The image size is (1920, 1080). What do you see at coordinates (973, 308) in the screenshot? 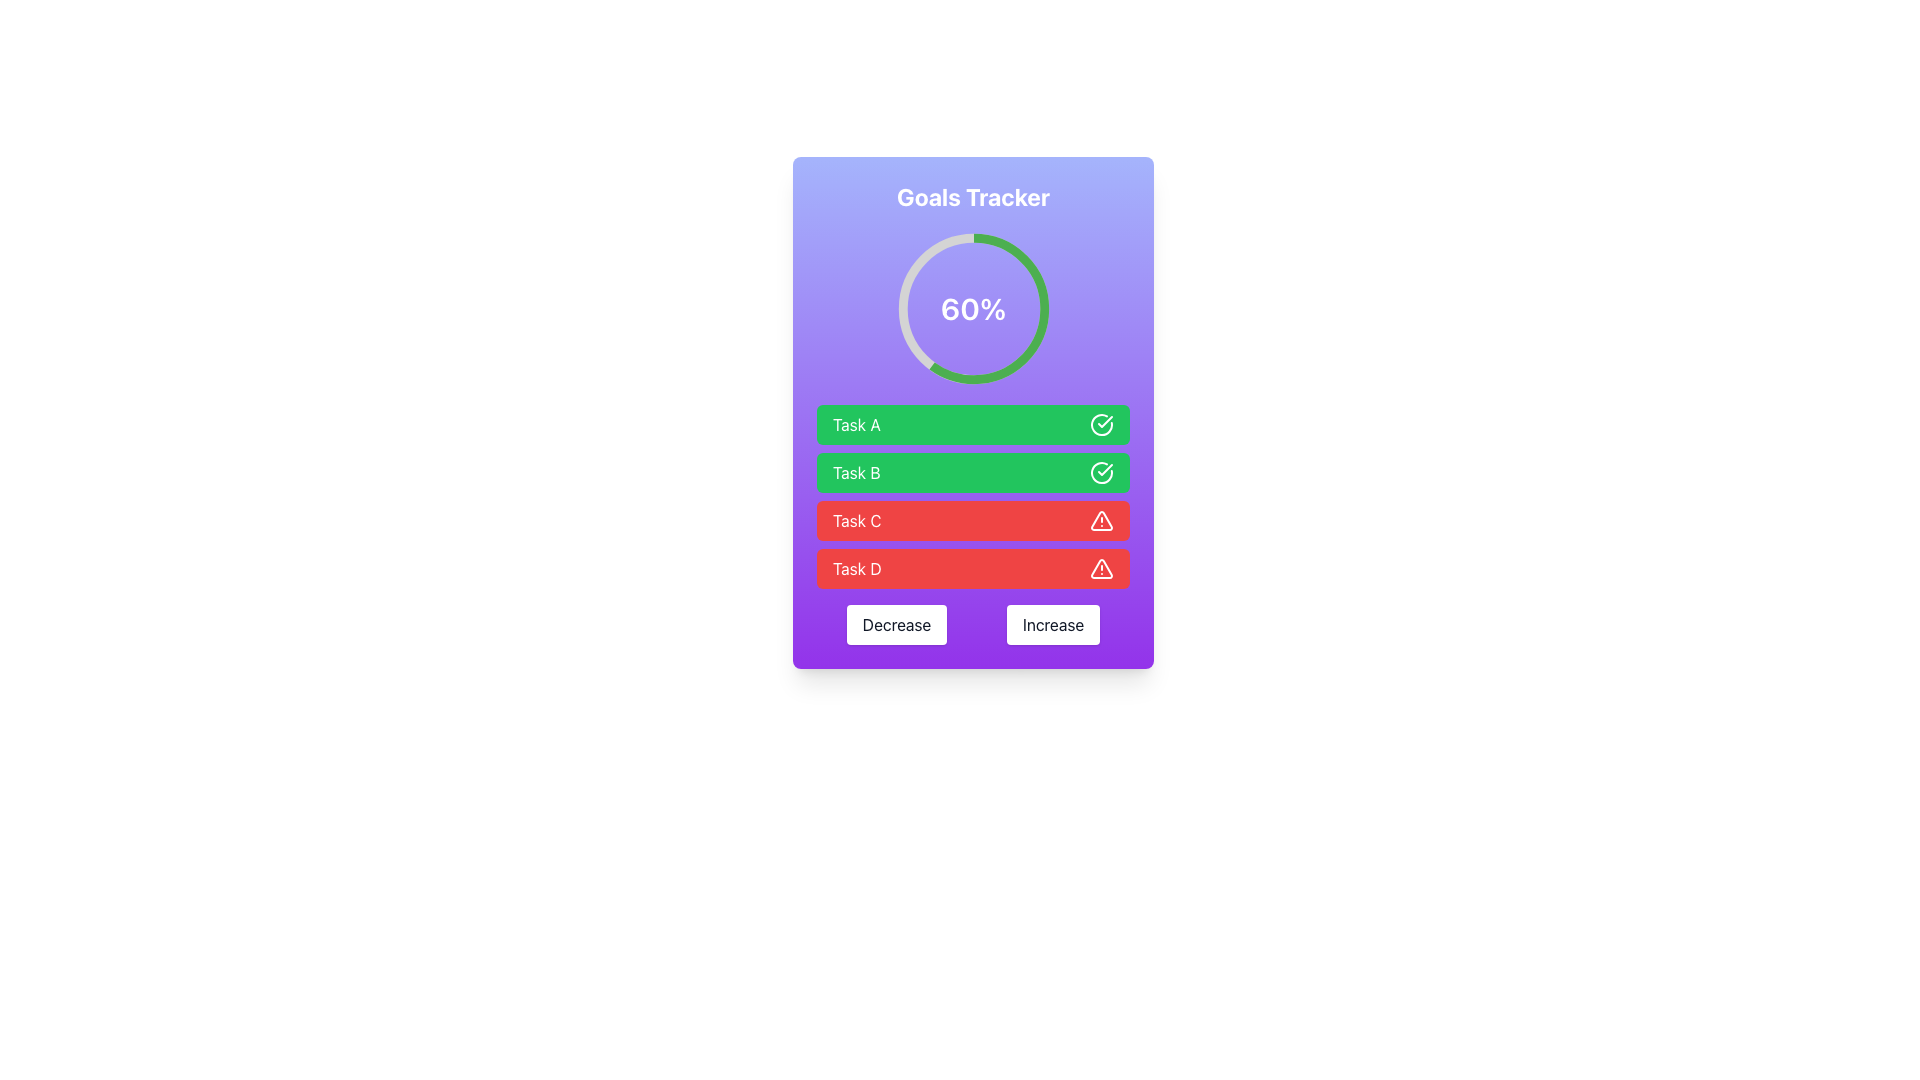
I see `the Progress indicator represented as a circular ring, which shows a completion percentage of 60% and is centrally positioned in the 'Goals Tracker' section` at bounding box center [973, 308].